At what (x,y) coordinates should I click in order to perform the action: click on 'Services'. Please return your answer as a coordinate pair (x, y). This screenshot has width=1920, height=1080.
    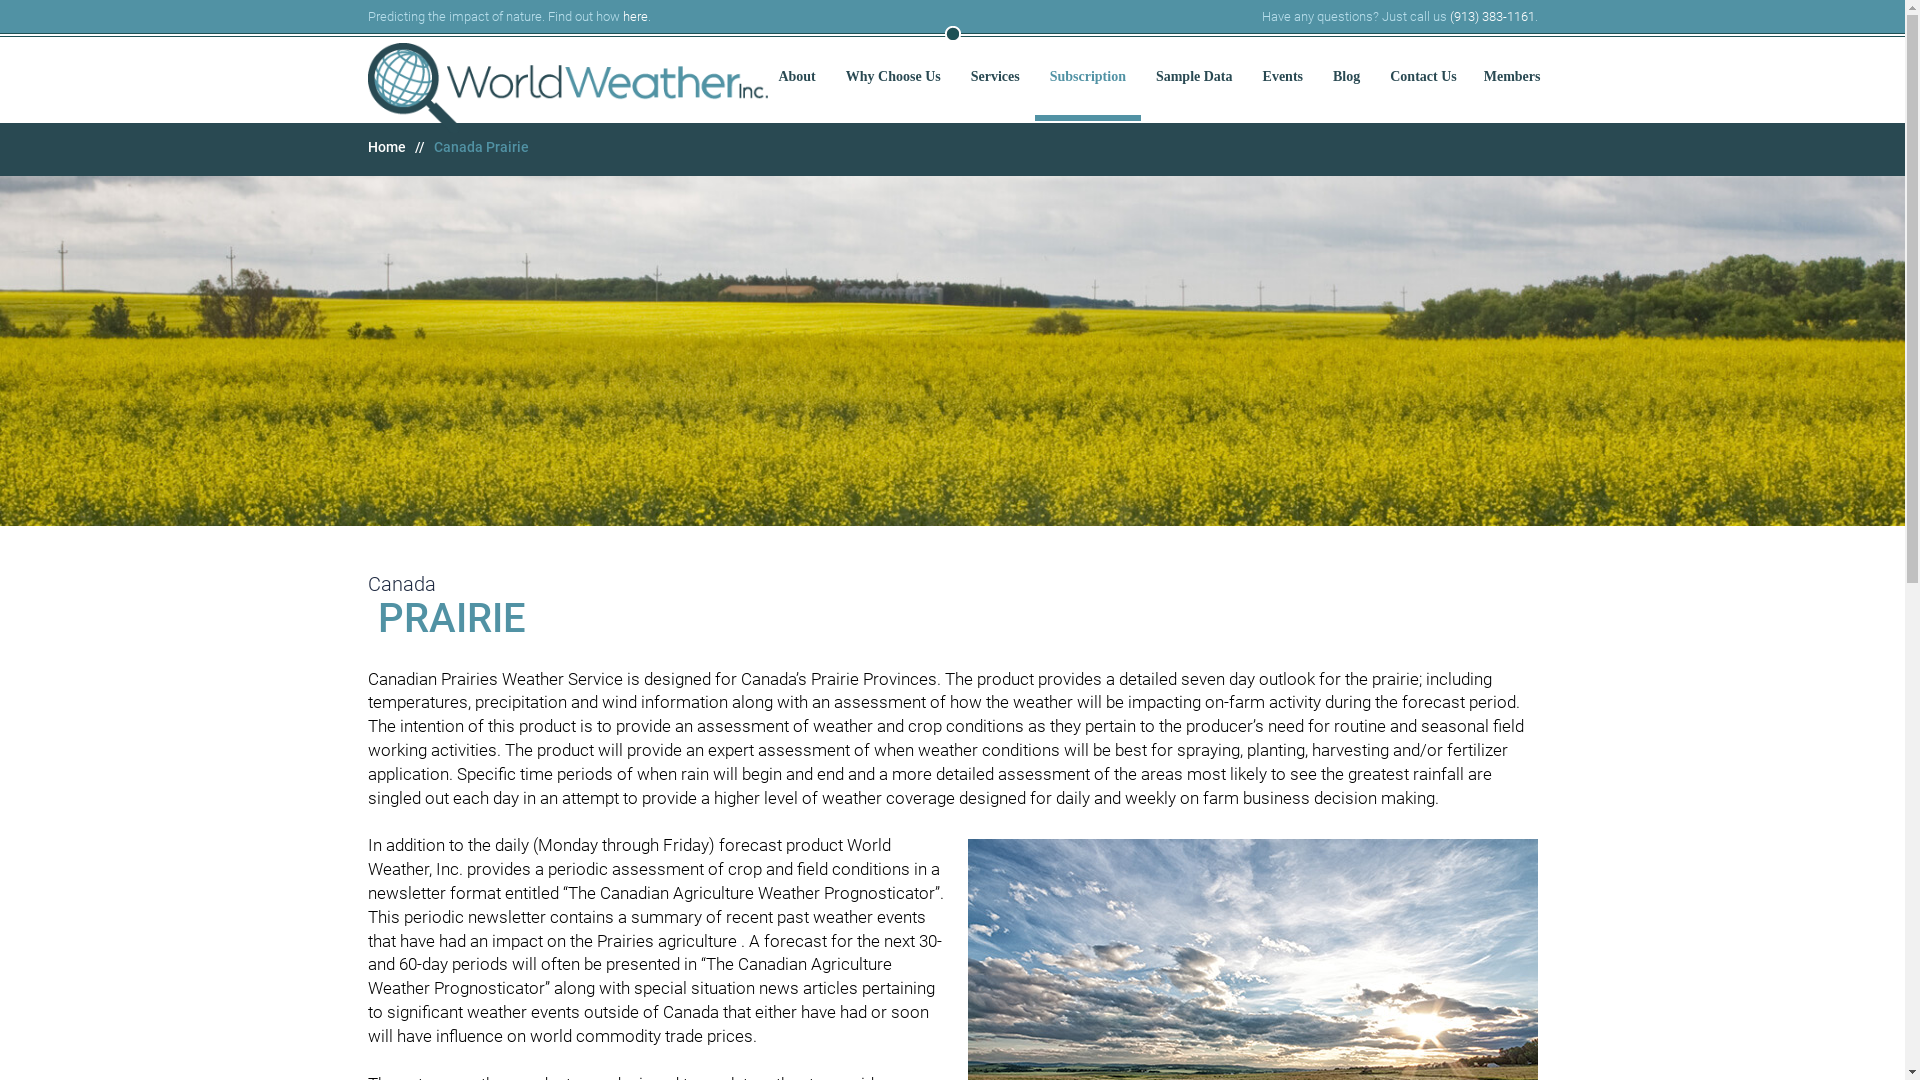
    Looking at the image, I should click on (995, 75).